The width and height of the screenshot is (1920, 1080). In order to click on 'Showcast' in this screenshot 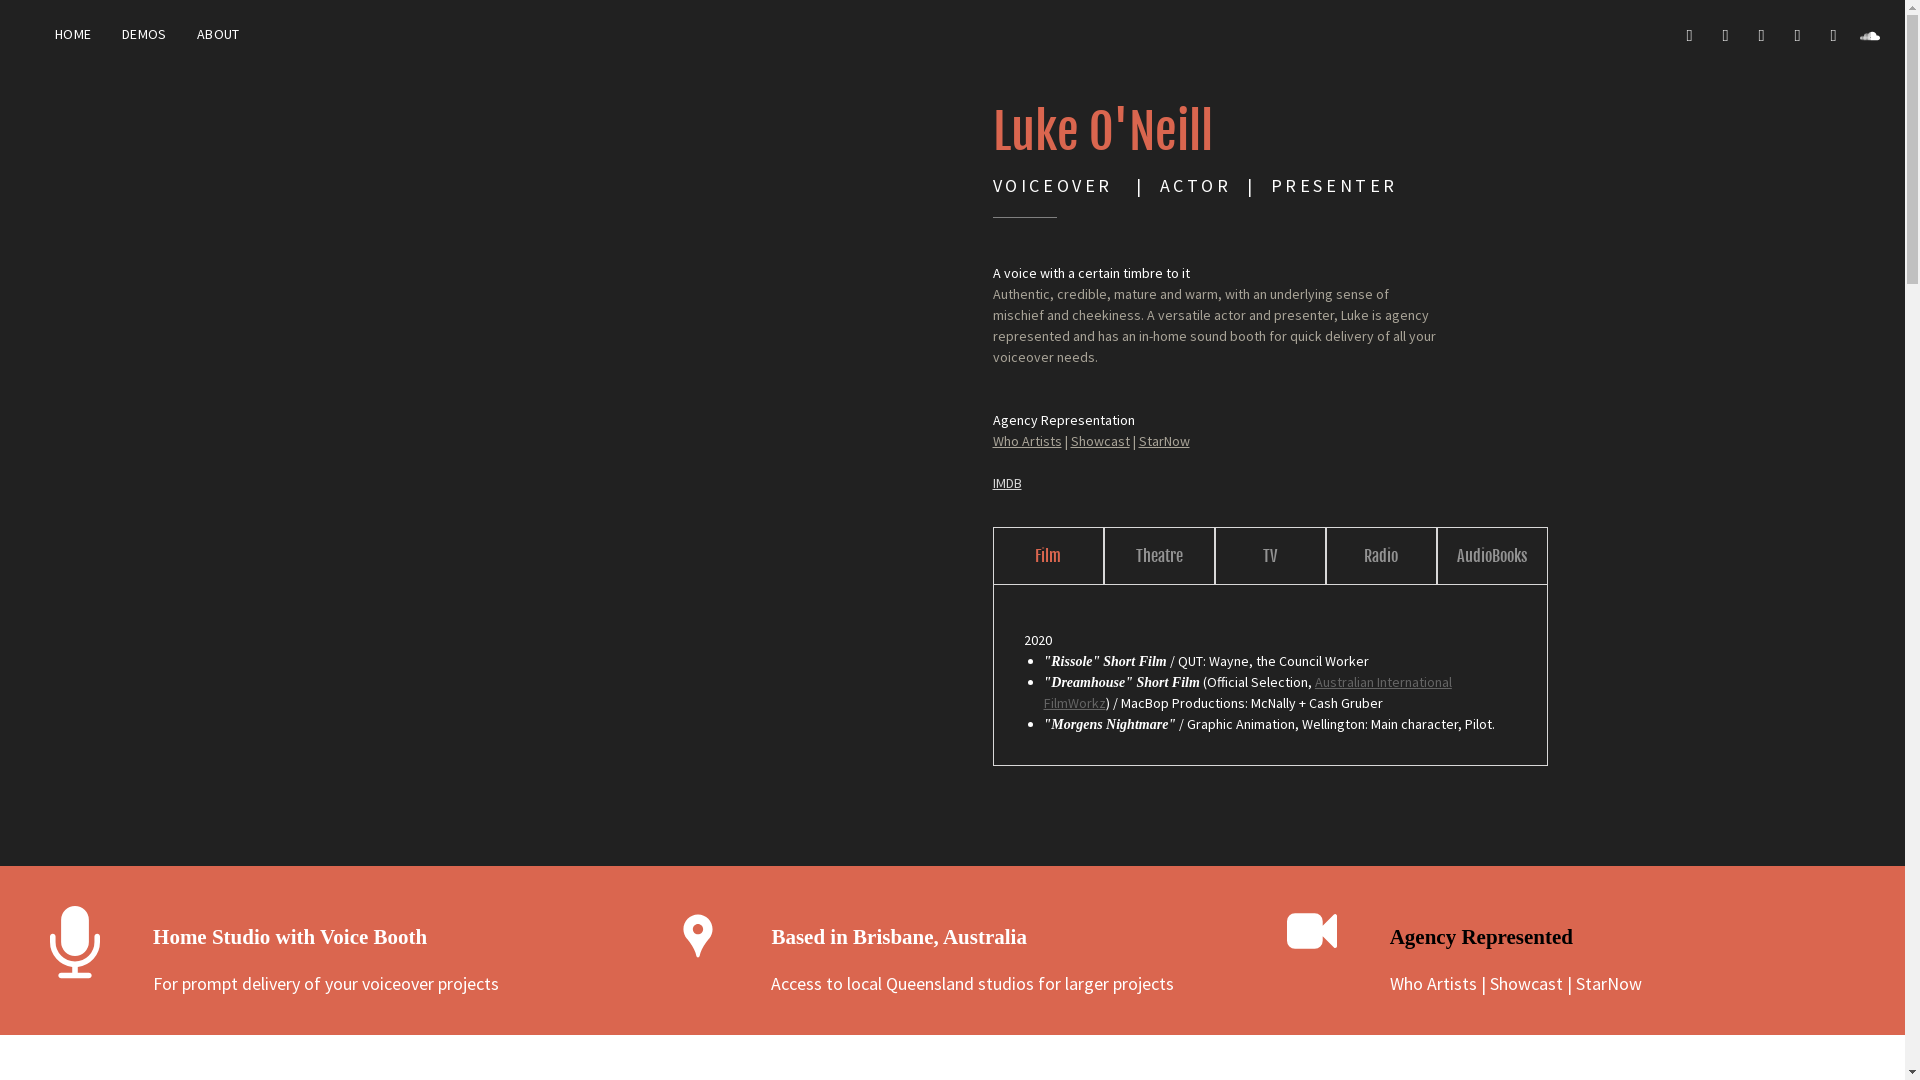, I will do `click(1525, 982)`.